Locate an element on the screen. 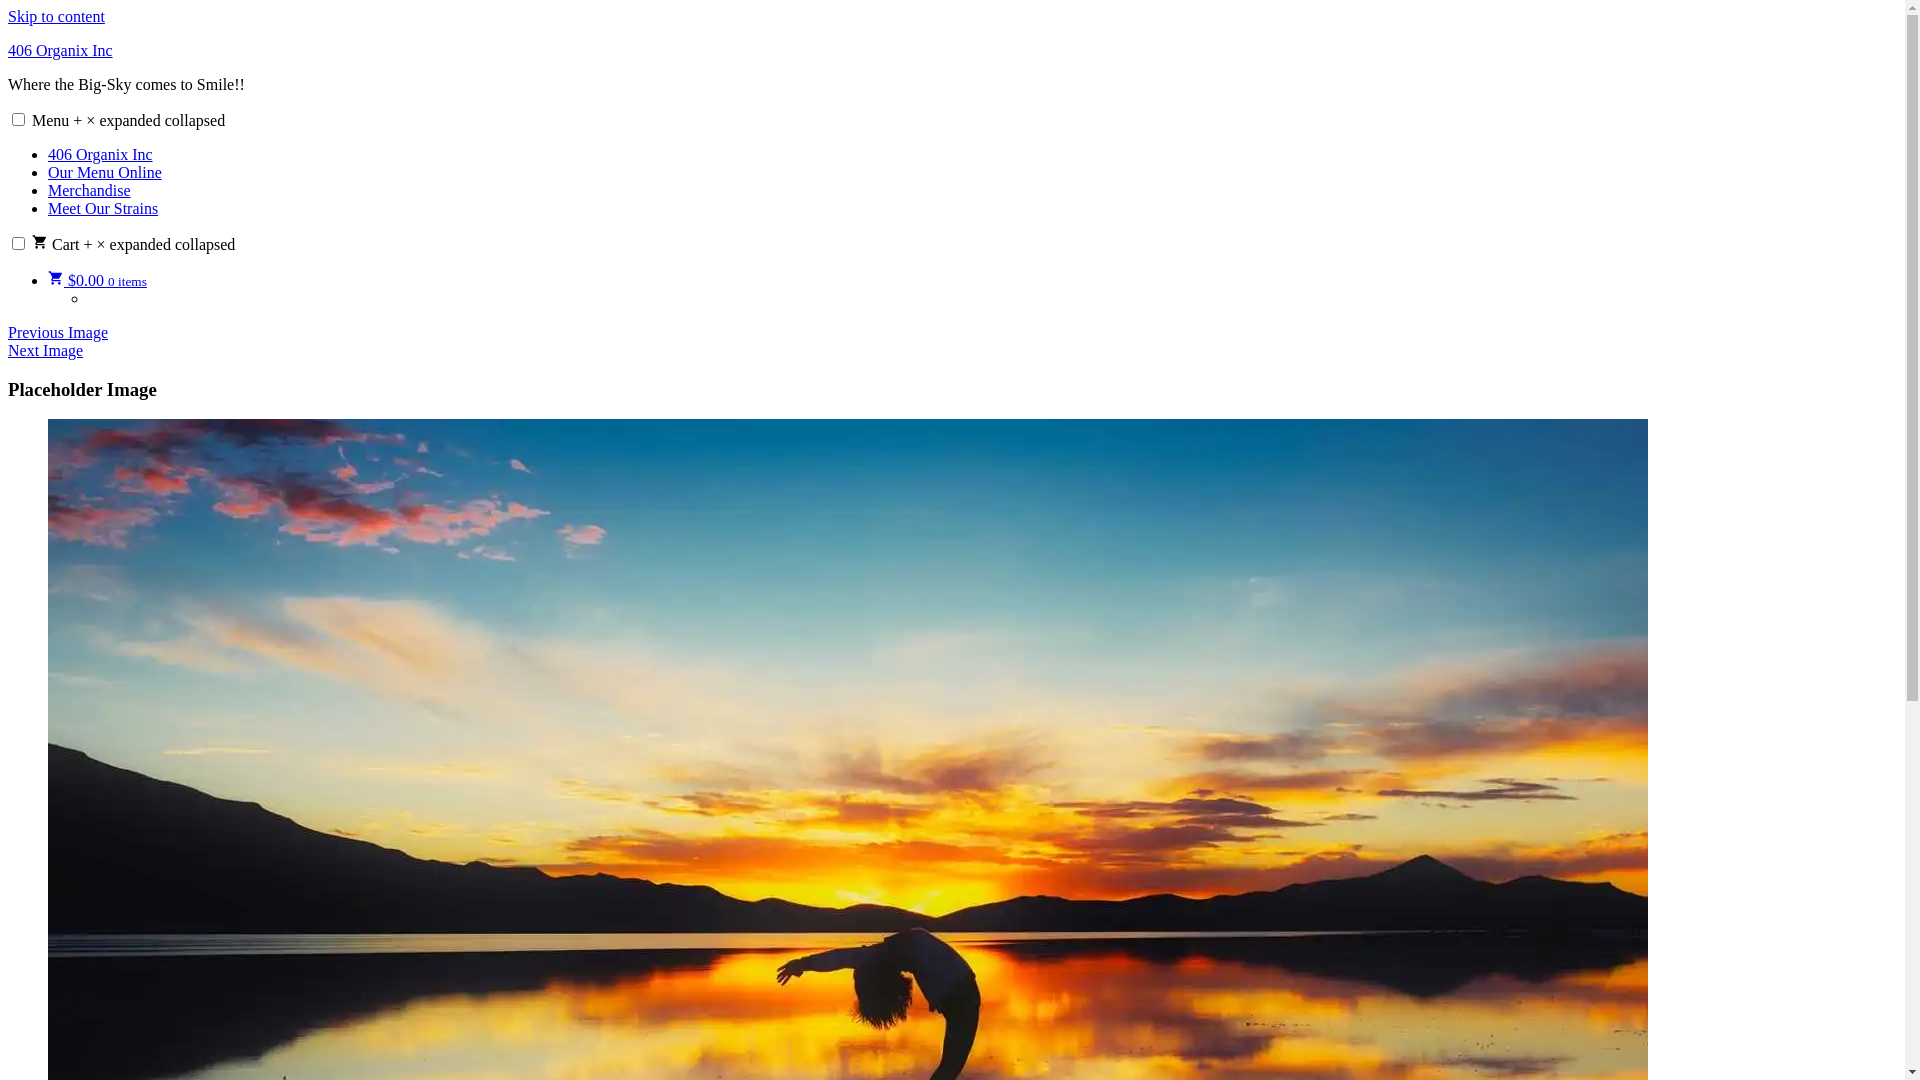 This screenshot has width=1920, height=1080. 'Our Menu Online' is located at coordinates (104, 171).